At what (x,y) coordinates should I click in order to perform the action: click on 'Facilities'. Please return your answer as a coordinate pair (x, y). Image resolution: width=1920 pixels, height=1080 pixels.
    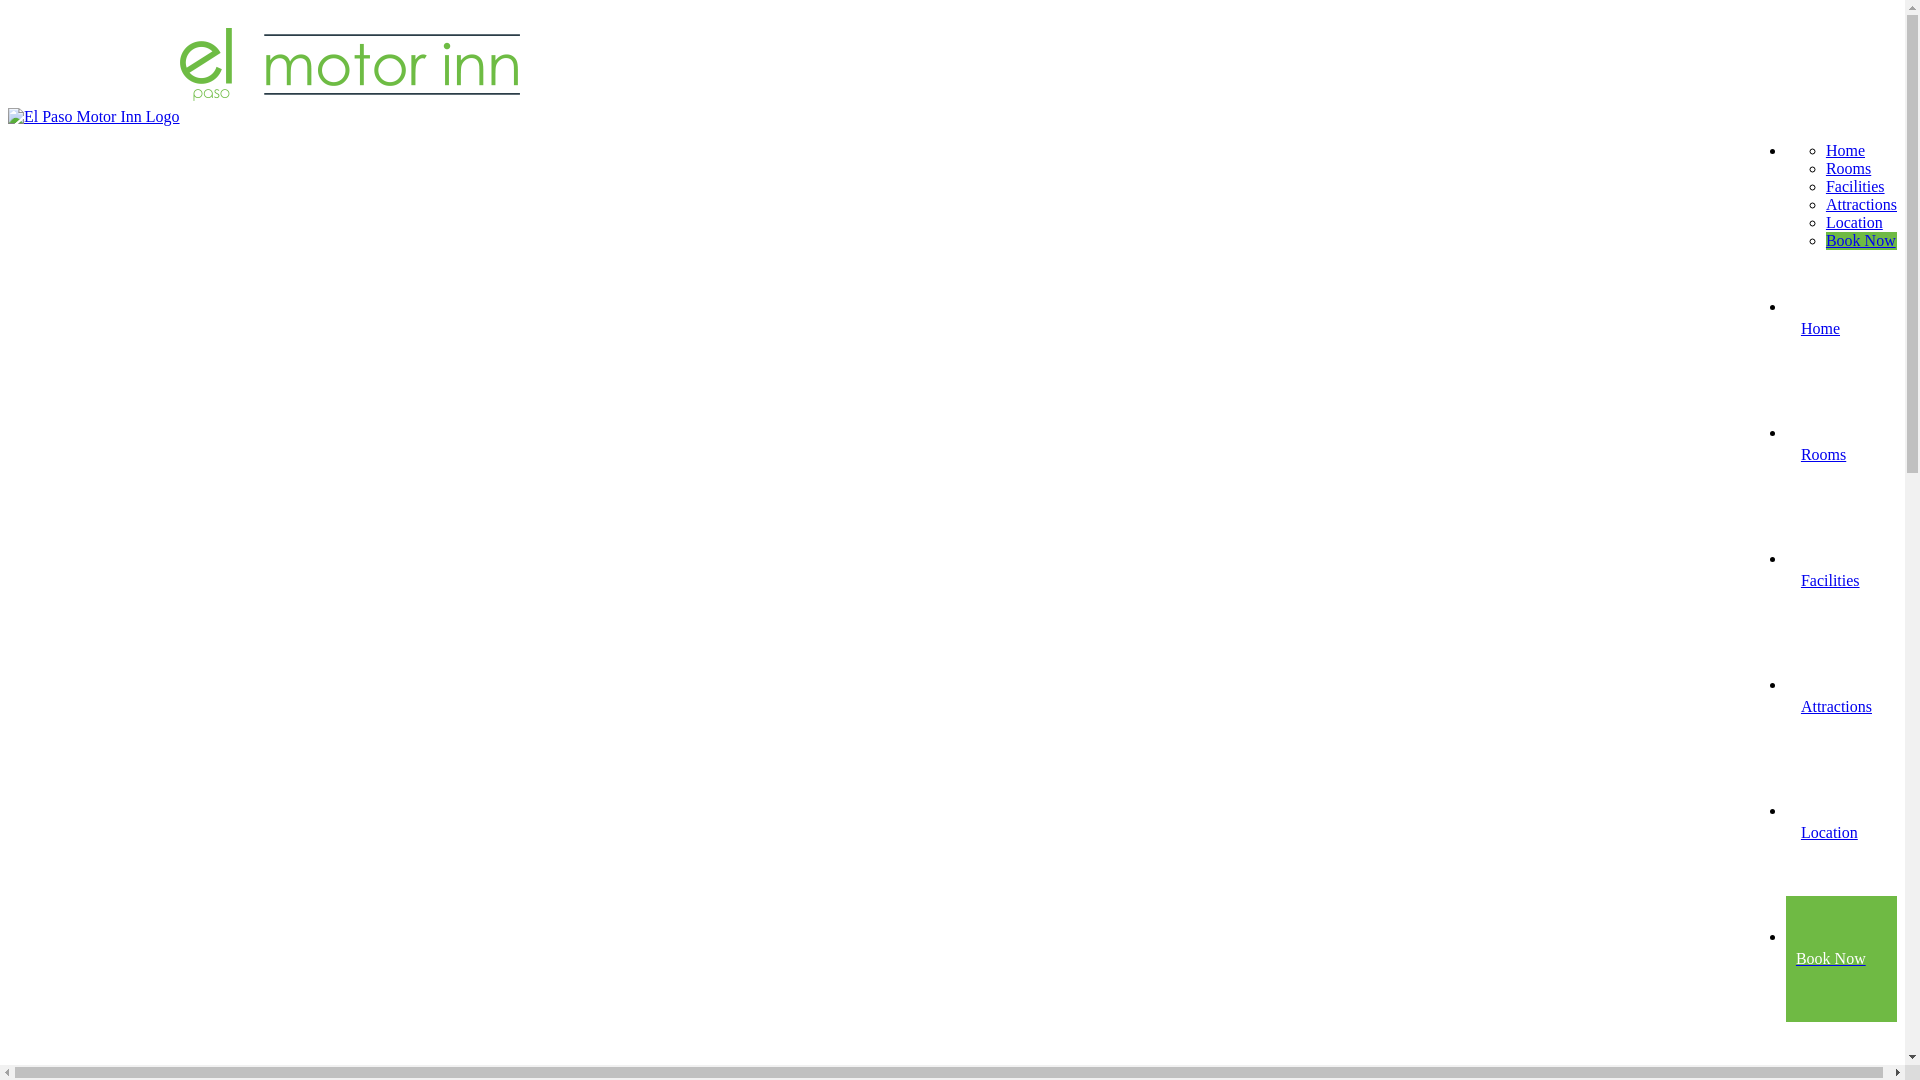
    Looking at the image, I should click on (1854, 186).